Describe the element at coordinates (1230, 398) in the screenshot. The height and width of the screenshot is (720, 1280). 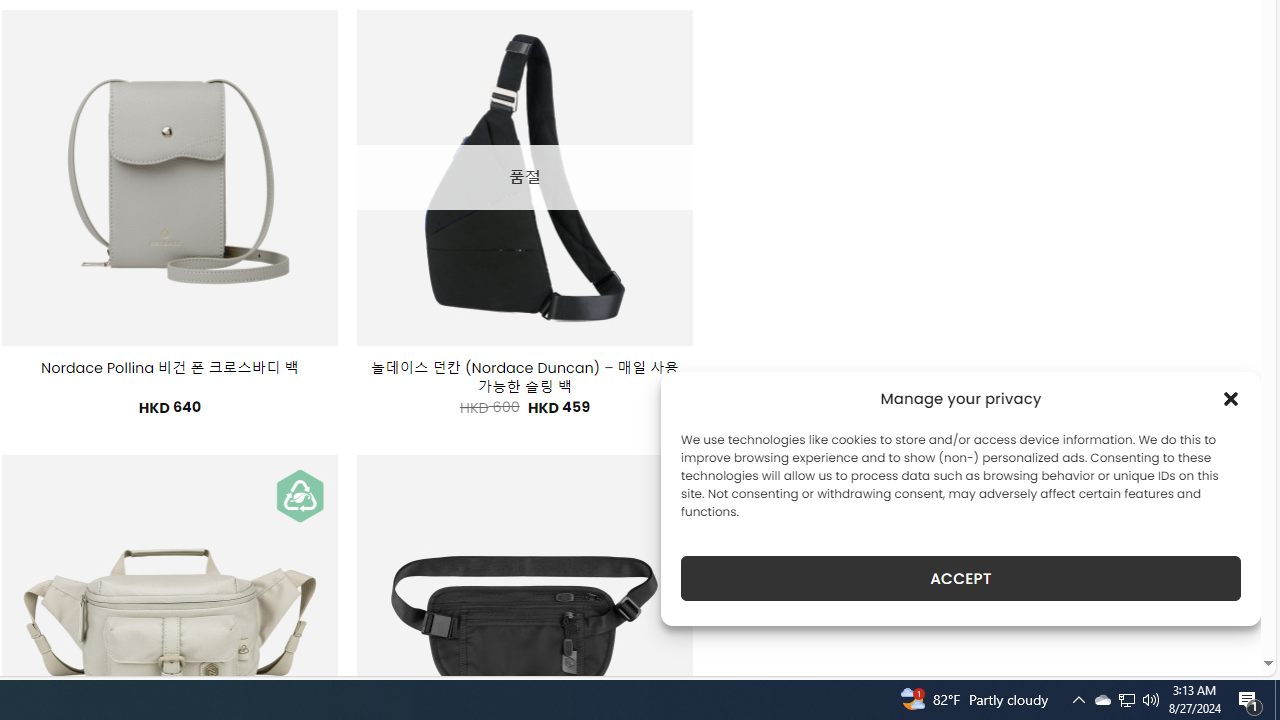
I see `'Class: cmplz-close'` at that location.